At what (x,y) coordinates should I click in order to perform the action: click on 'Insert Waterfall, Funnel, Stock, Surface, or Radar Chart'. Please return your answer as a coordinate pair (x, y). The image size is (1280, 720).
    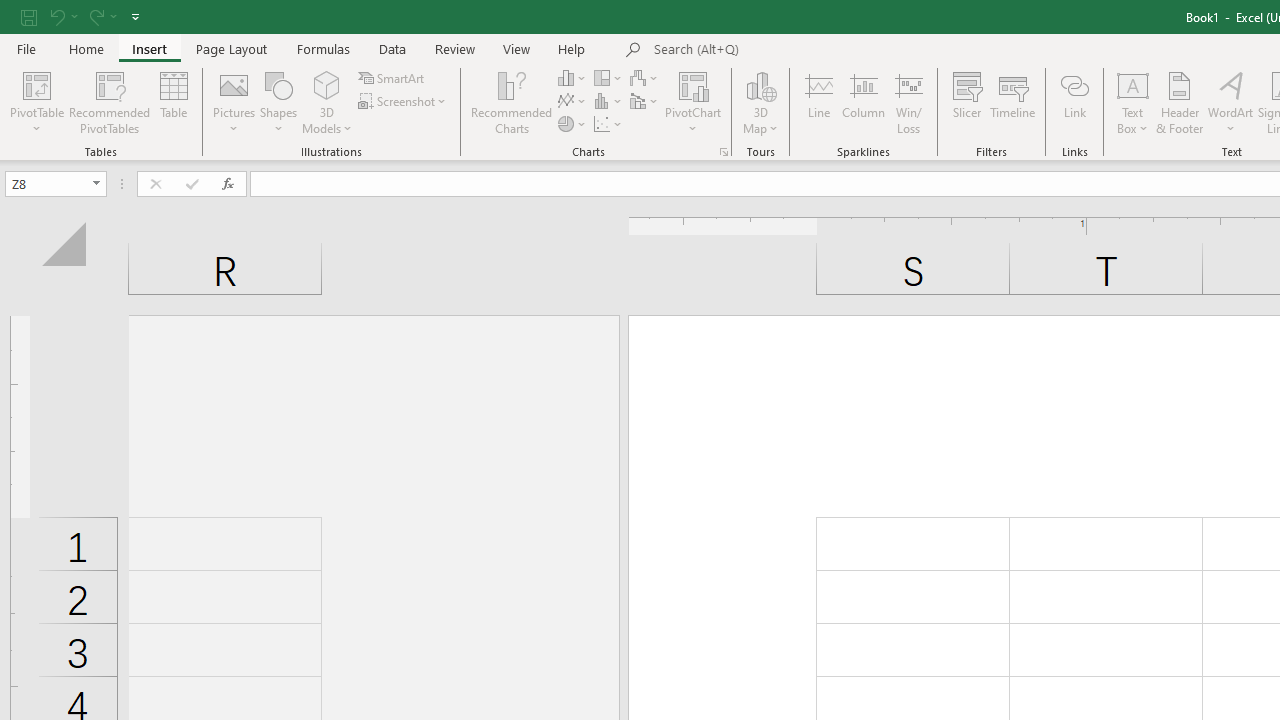
    Looking at the image, I should click on (645, 77).